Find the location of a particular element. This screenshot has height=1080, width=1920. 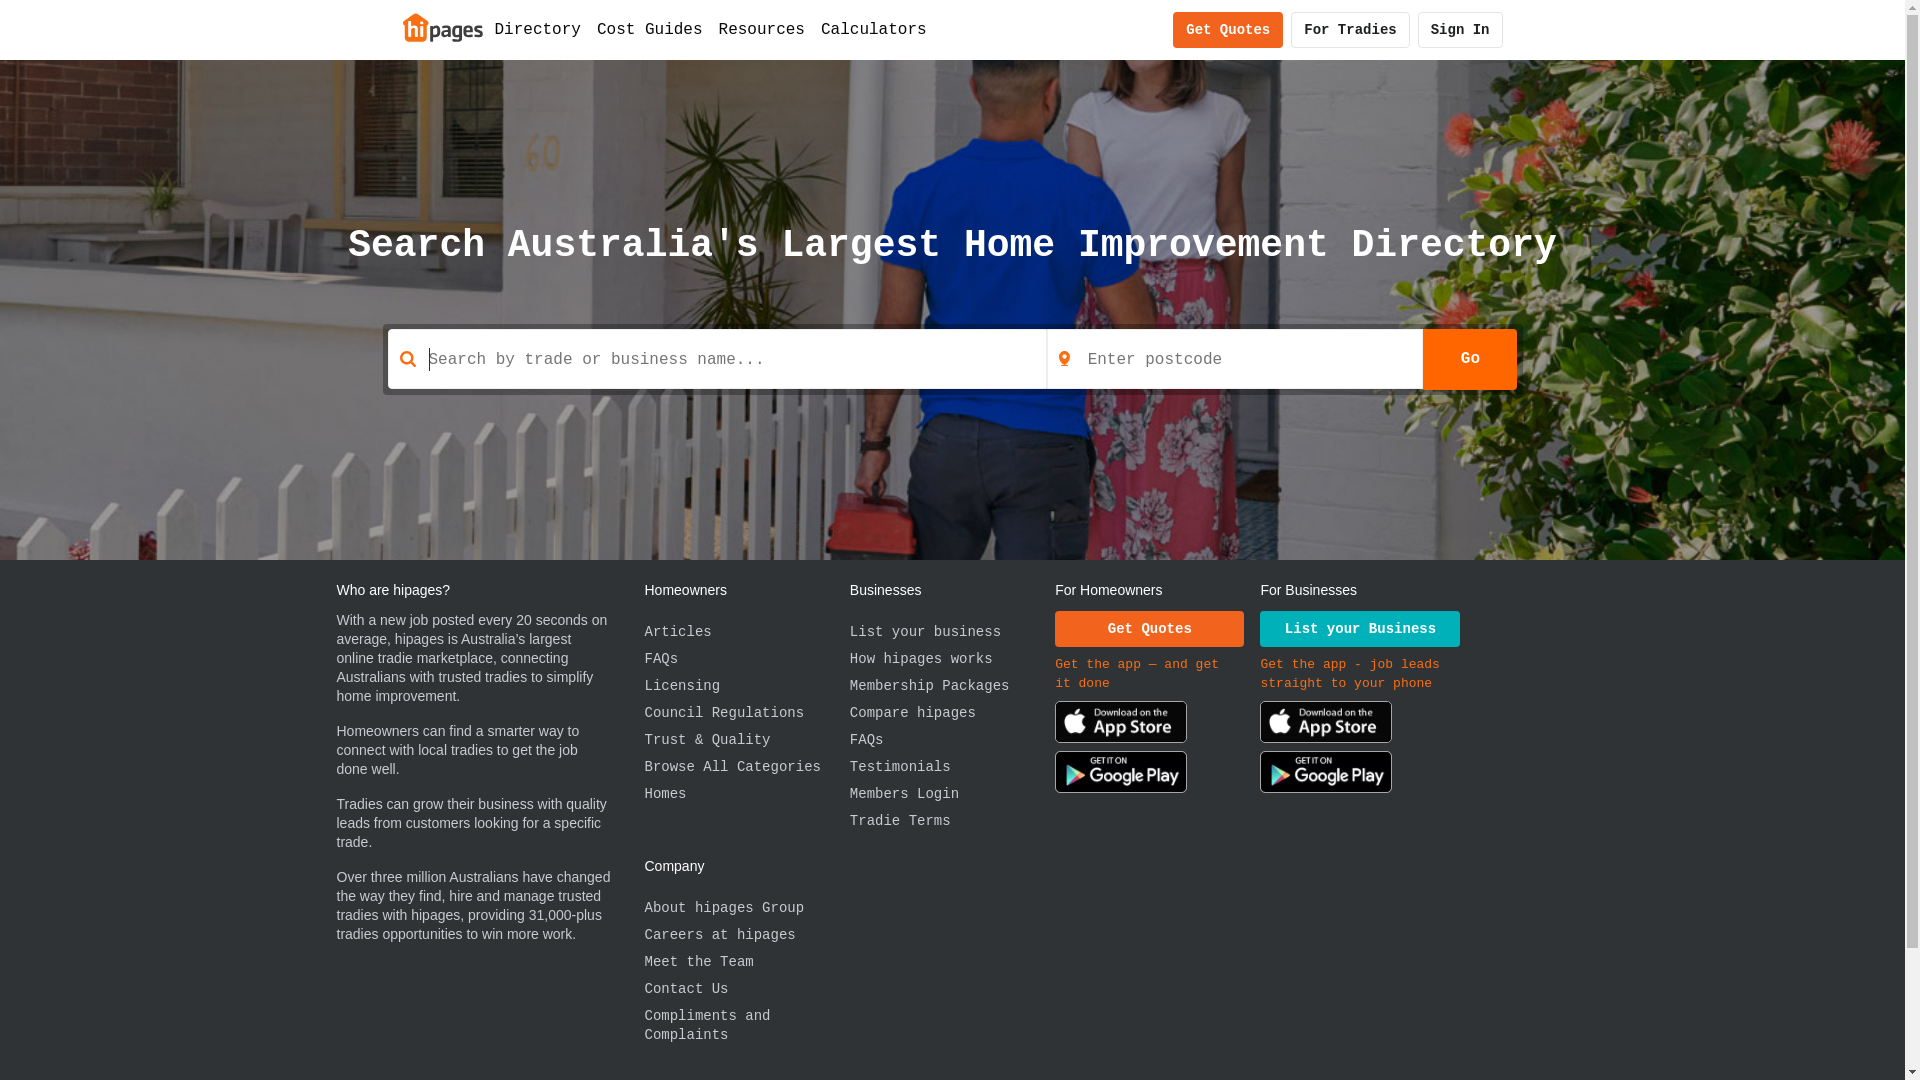

'Testimonials' is located at coordinates (951, 766).